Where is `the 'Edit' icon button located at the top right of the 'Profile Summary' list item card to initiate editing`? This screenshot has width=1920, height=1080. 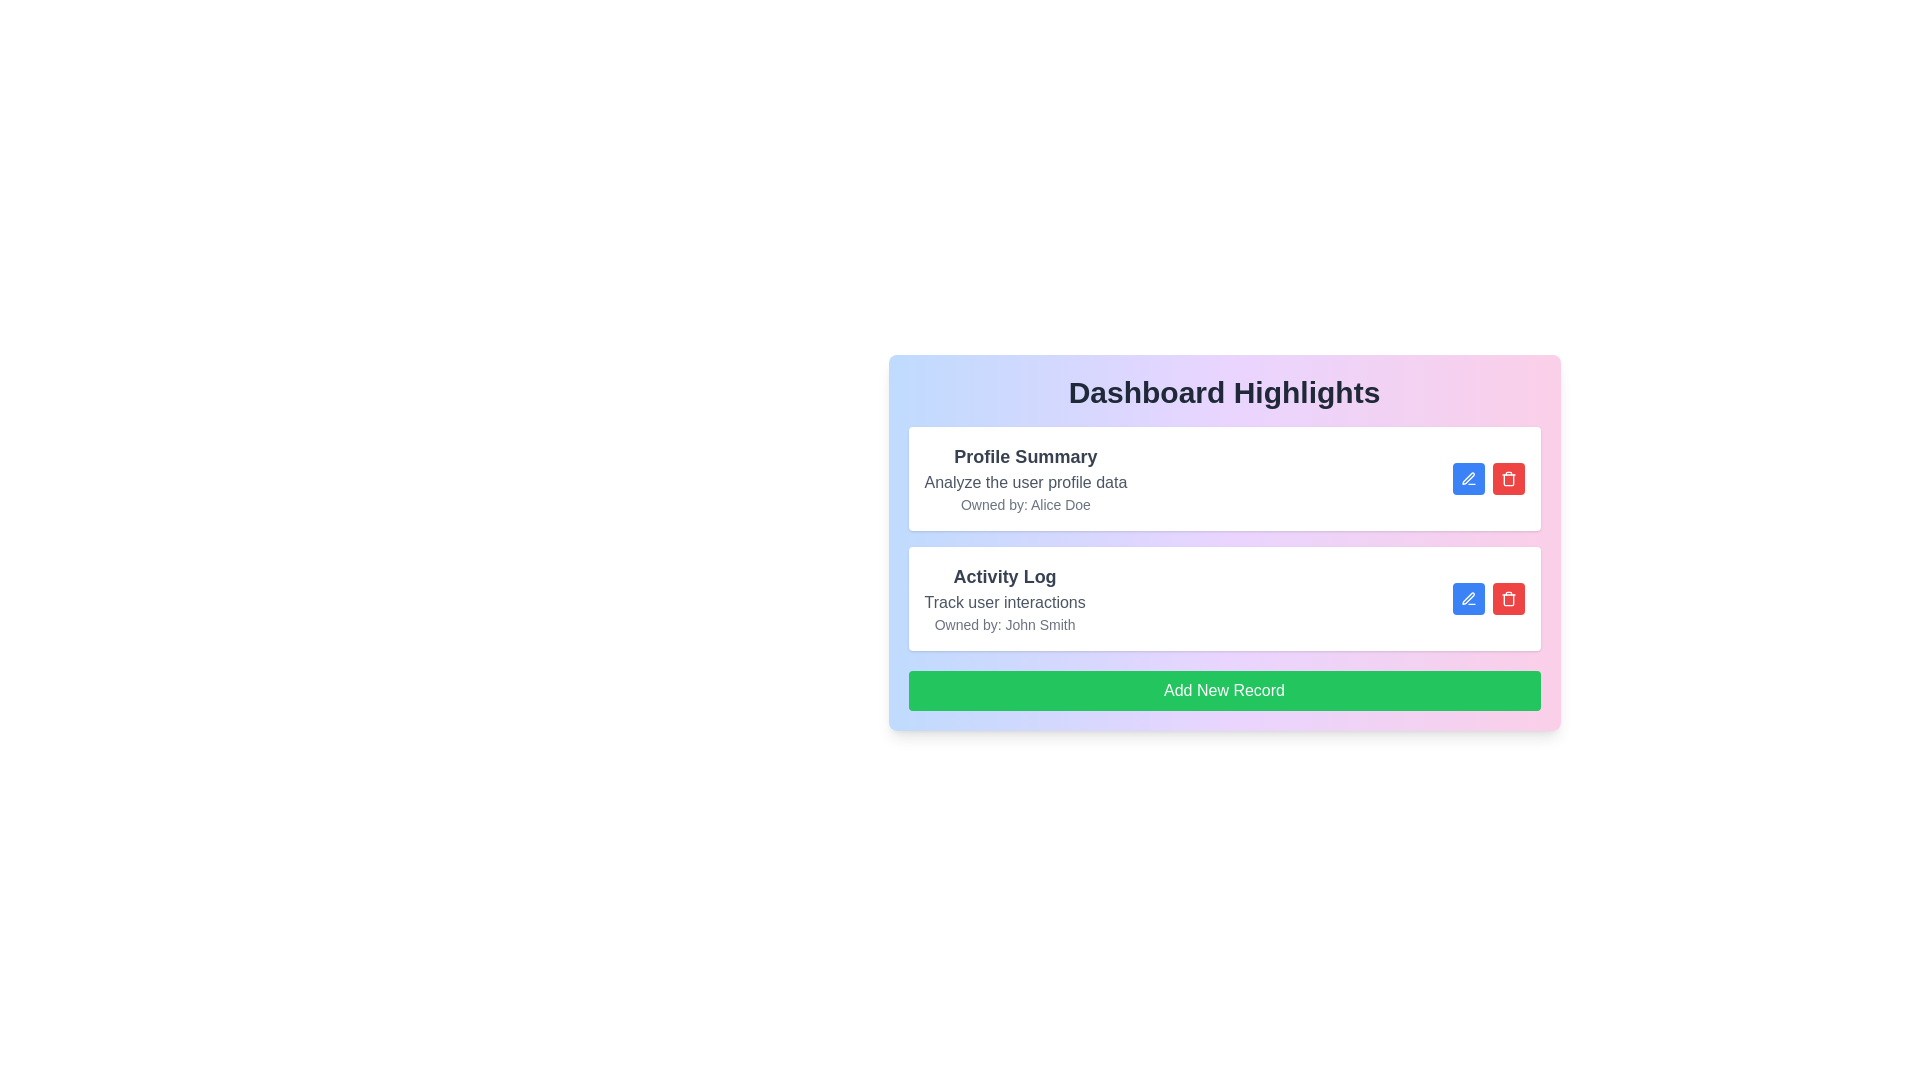
the 'Edit' icon button located at the top right of the 'Profile Summary' list item card to initiate editing is located at coordinates (1468, 478).